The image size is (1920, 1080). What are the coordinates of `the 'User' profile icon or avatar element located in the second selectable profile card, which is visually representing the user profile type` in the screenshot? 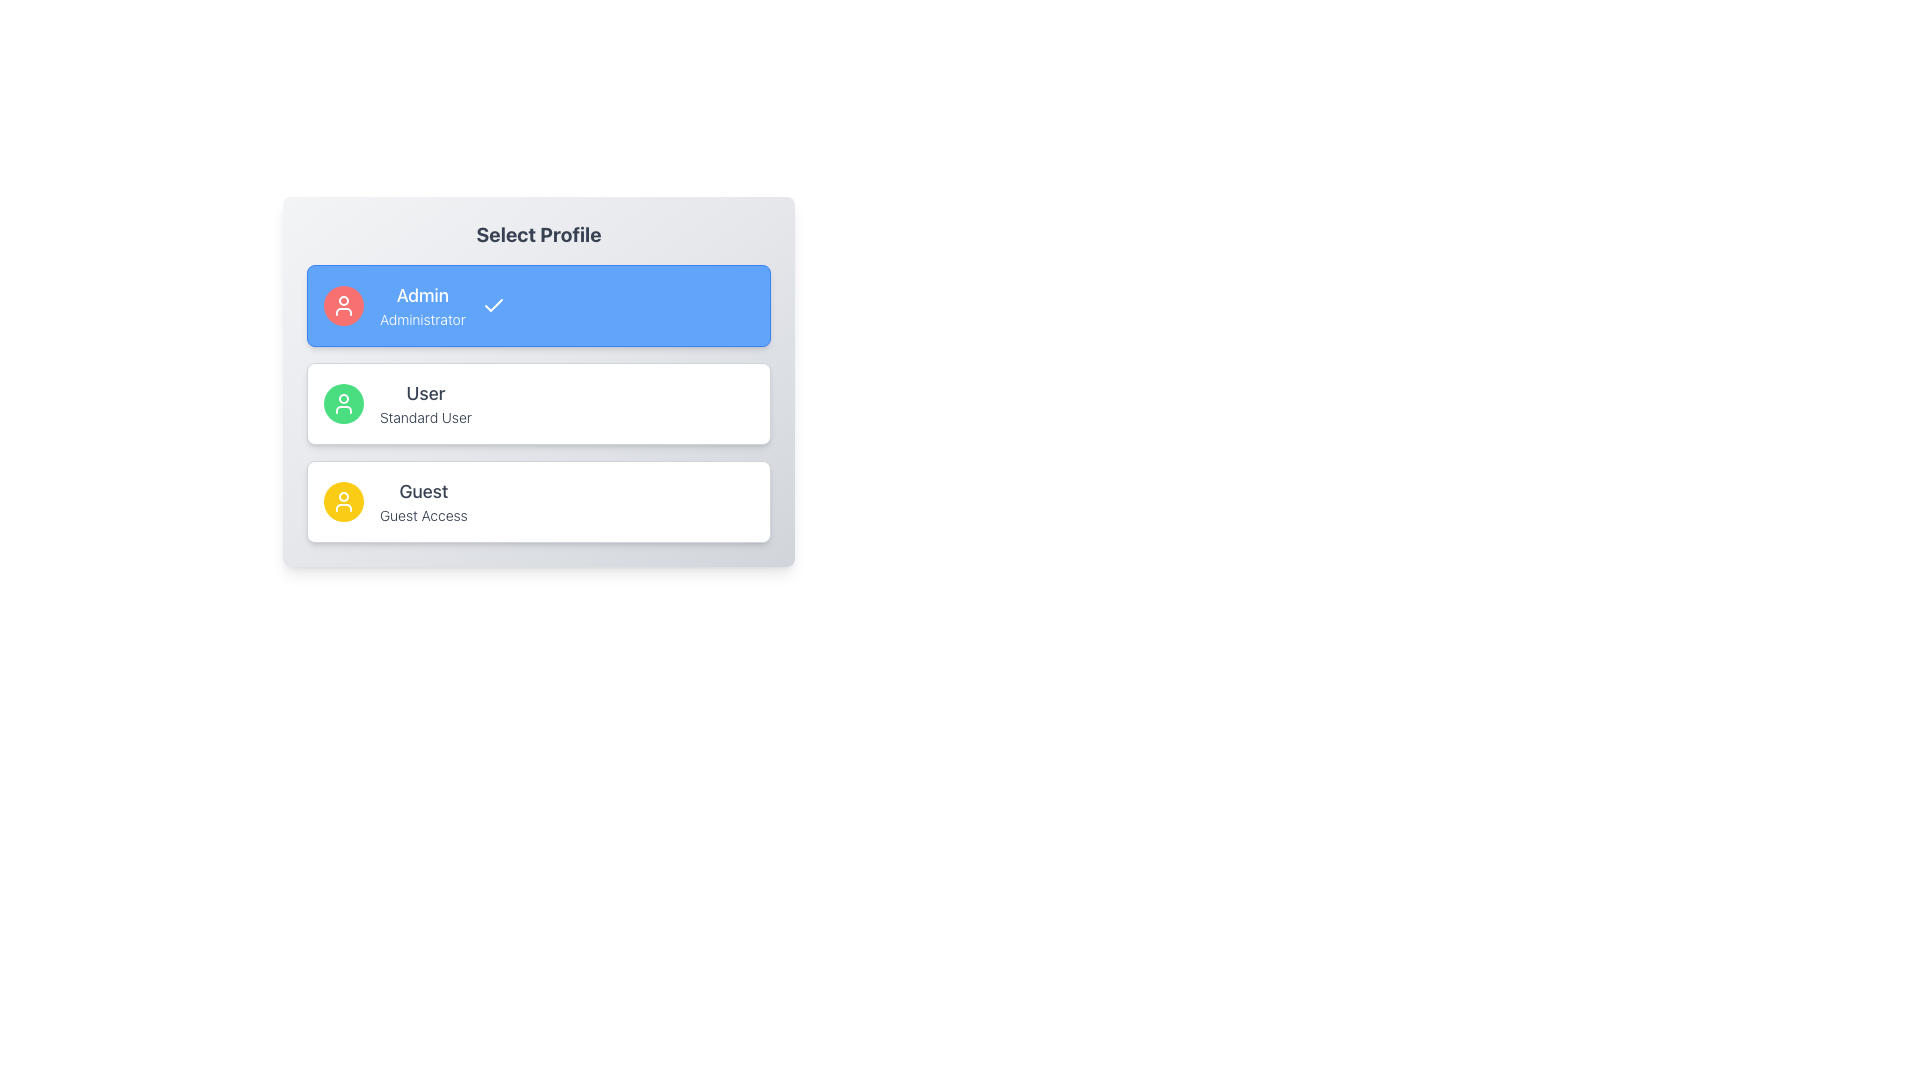 It's located at (344, 404).